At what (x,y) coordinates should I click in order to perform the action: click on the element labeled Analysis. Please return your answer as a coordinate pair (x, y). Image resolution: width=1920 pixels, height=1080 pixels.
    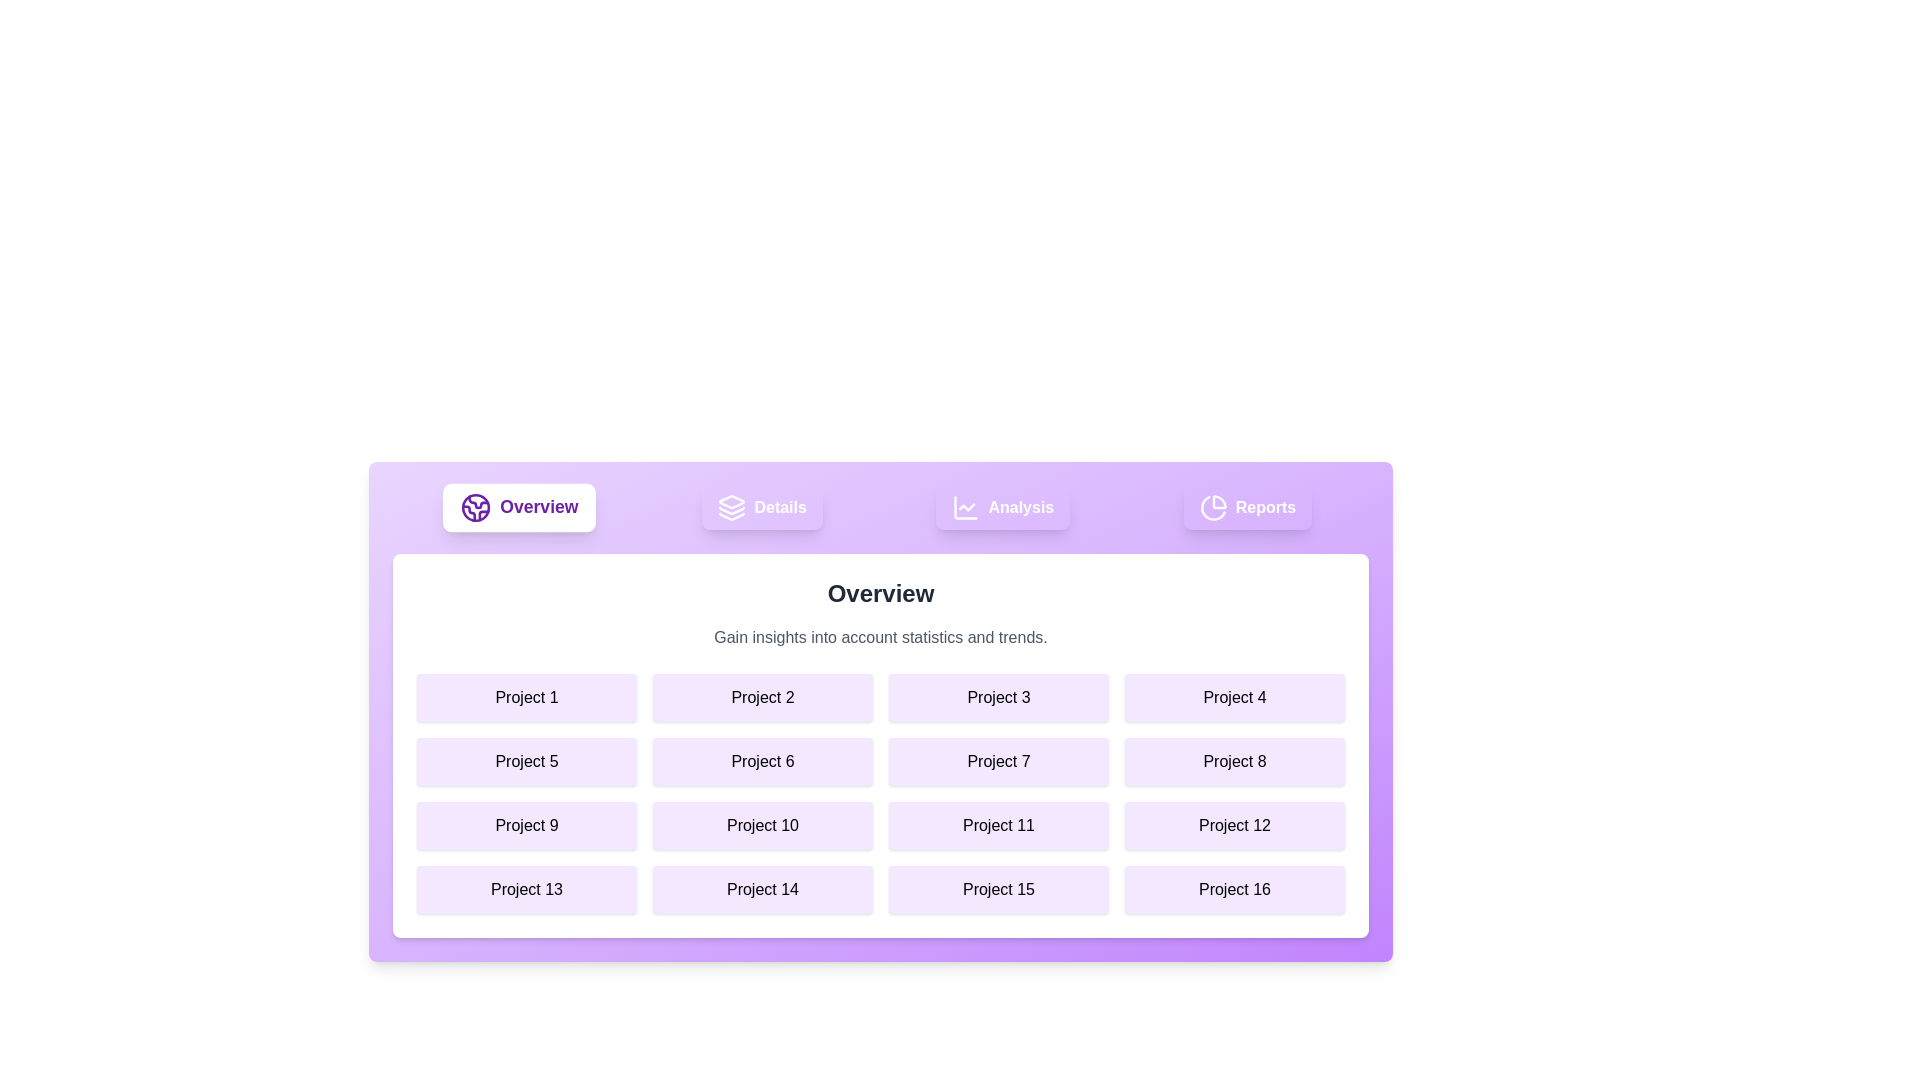
    Looking at the image, I should click on (1003, 507).